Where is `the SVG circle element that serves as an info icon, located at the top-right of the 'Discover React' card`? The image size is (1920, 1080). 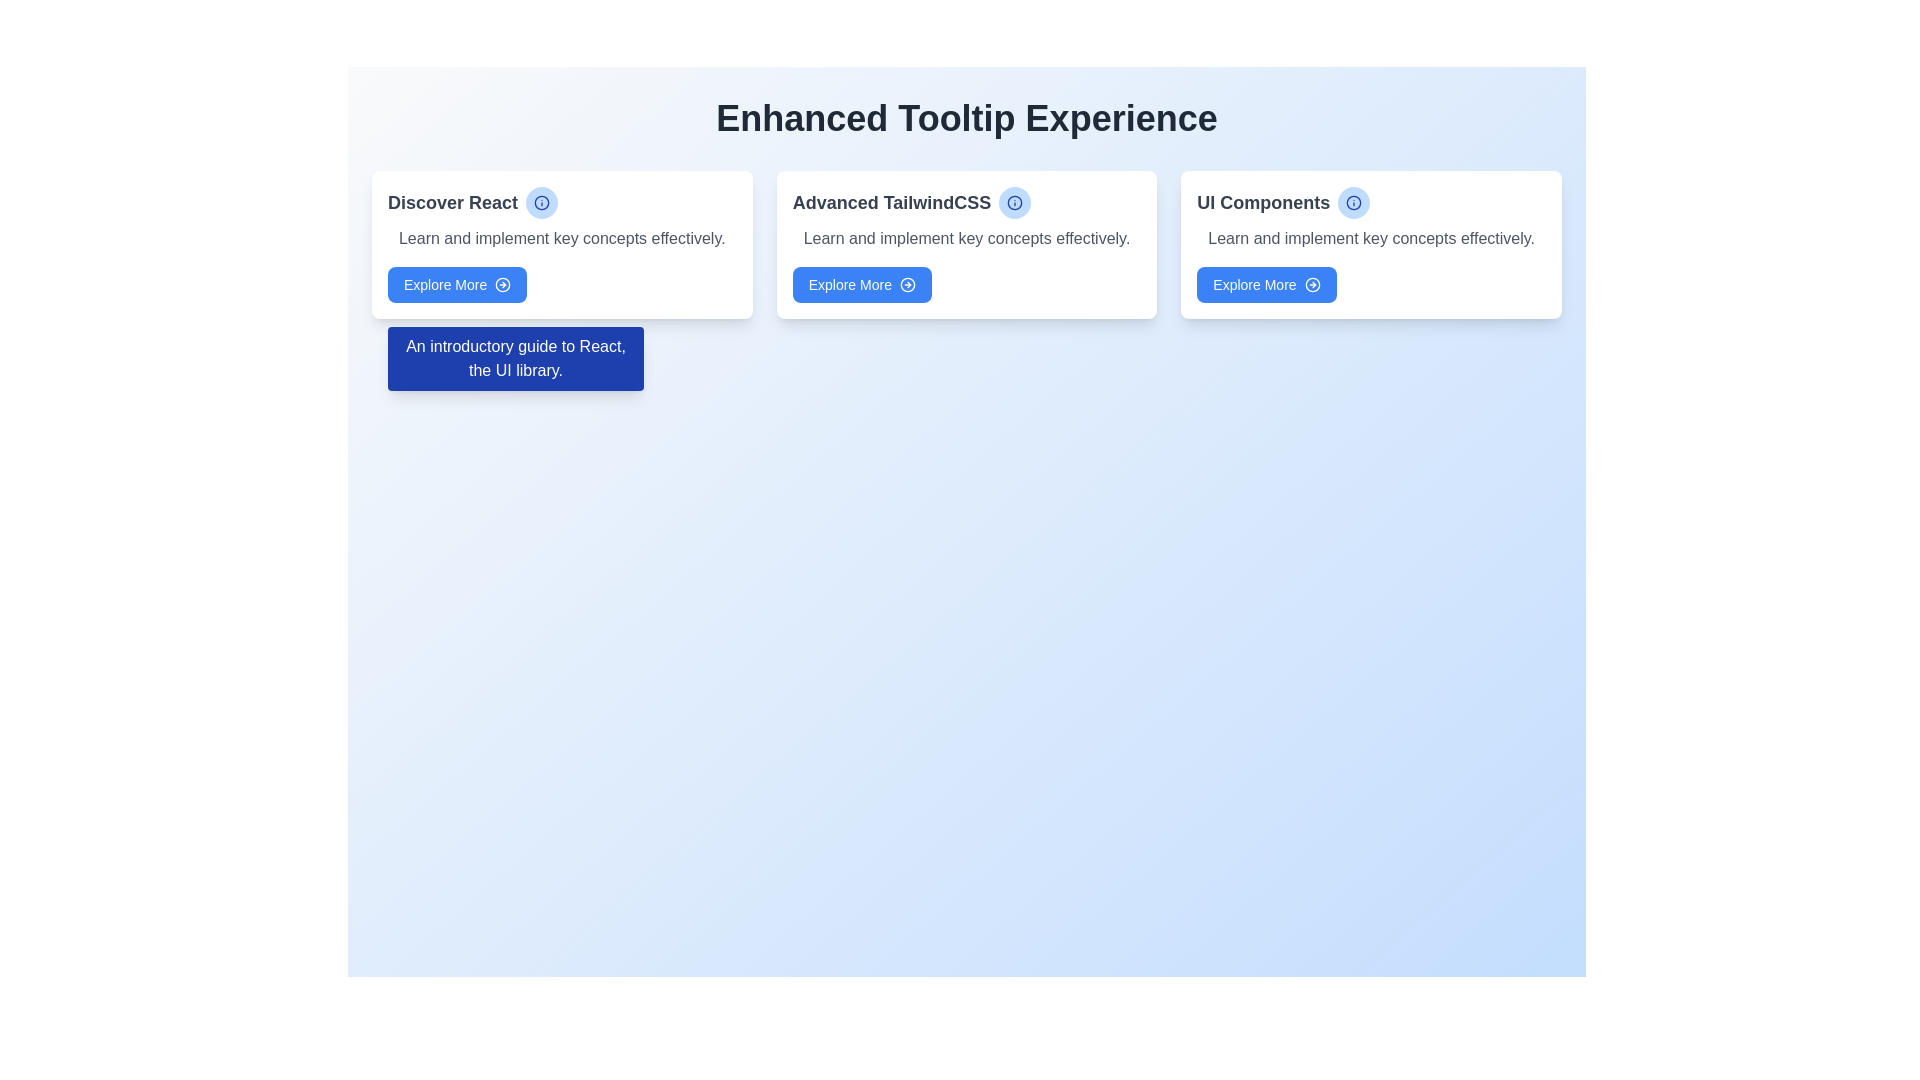
the SVG circle element that serves as an info icon, located at the top-right of the 'Discover React' card is located at coordinates (542, 203).